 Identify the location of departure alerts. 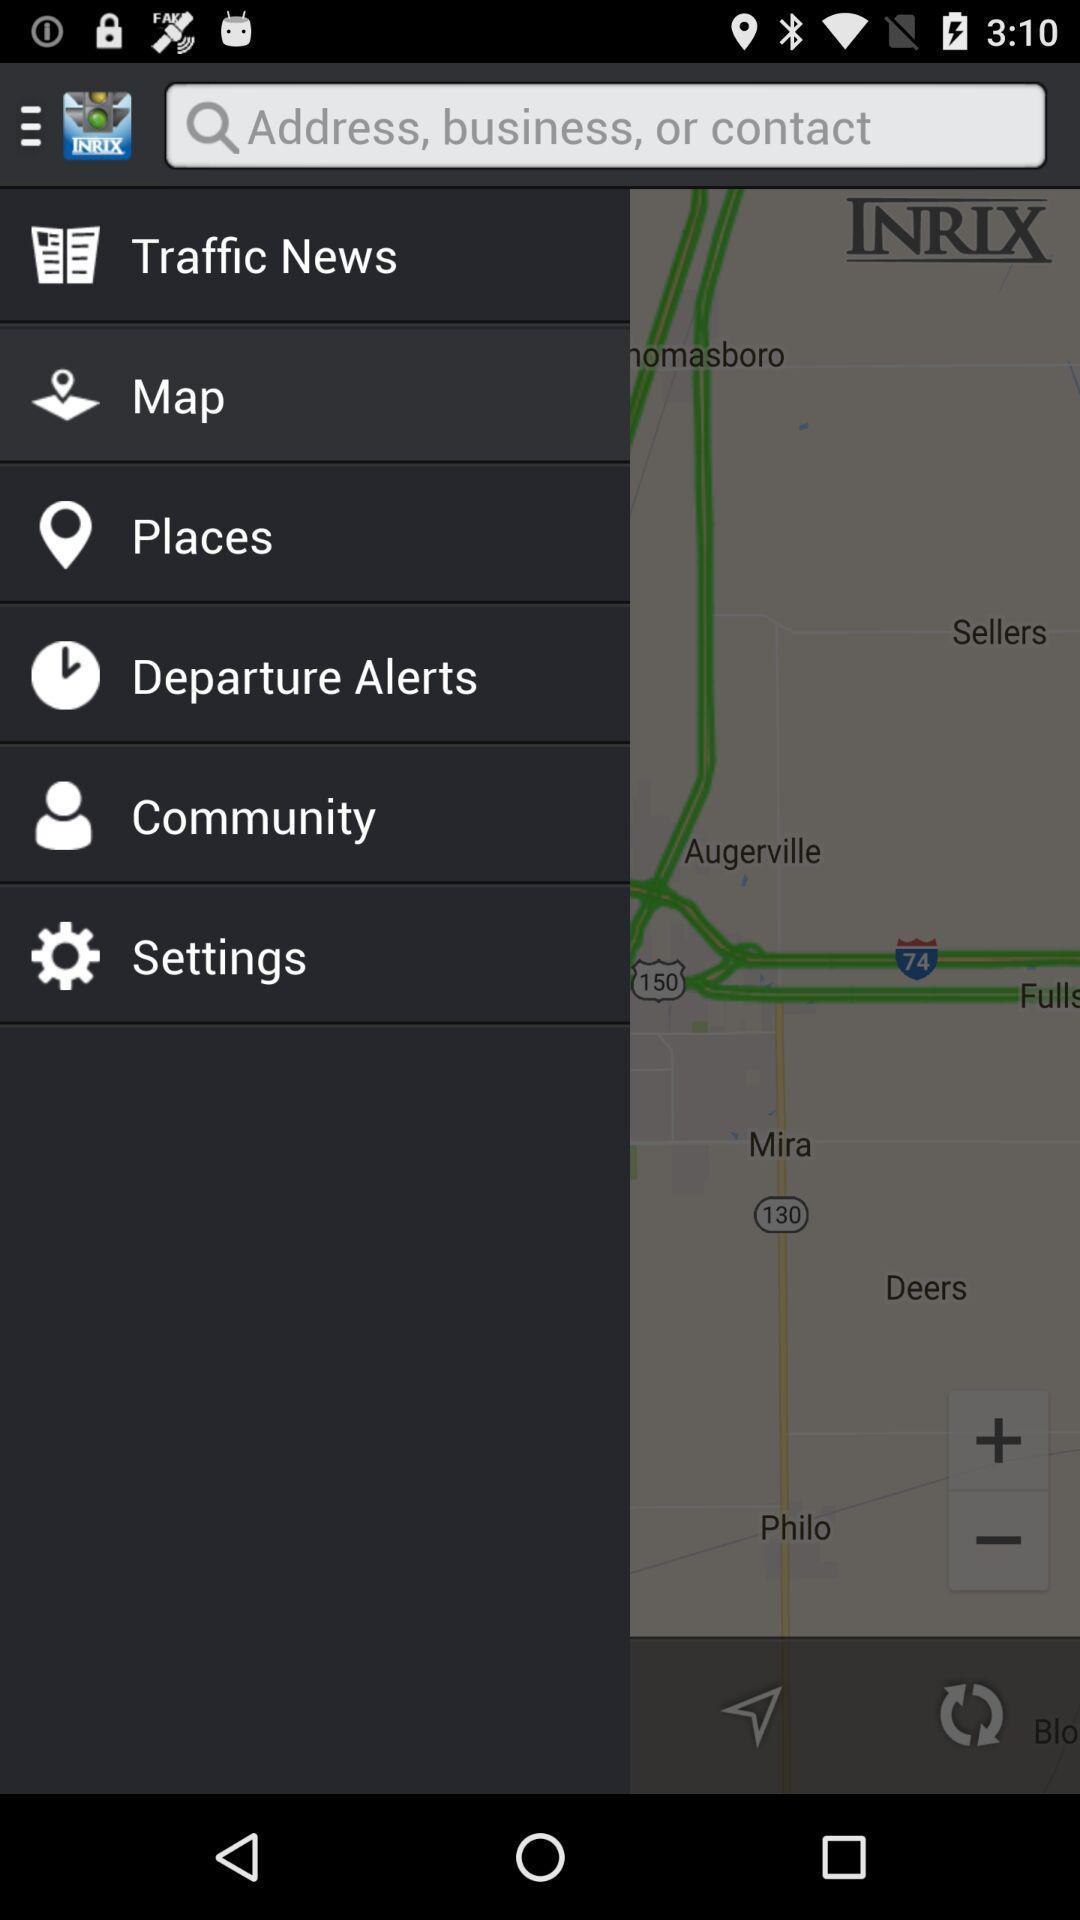
(304, 675).